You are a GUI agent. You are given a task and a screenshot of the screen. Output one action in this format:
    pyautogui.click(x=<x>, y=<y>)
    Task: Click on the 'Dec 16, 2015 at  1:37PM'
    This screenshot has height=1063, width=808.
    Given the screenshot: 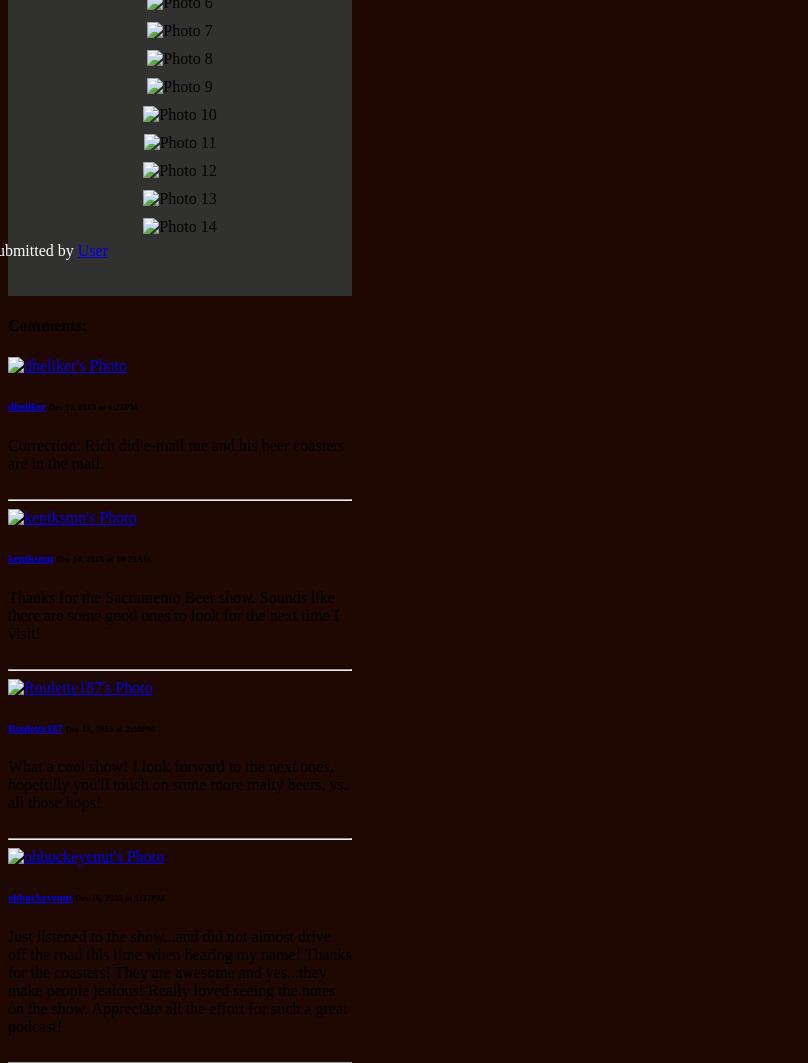 What is the action you would take?
    pyautogui.click(x=118, y=897)
    